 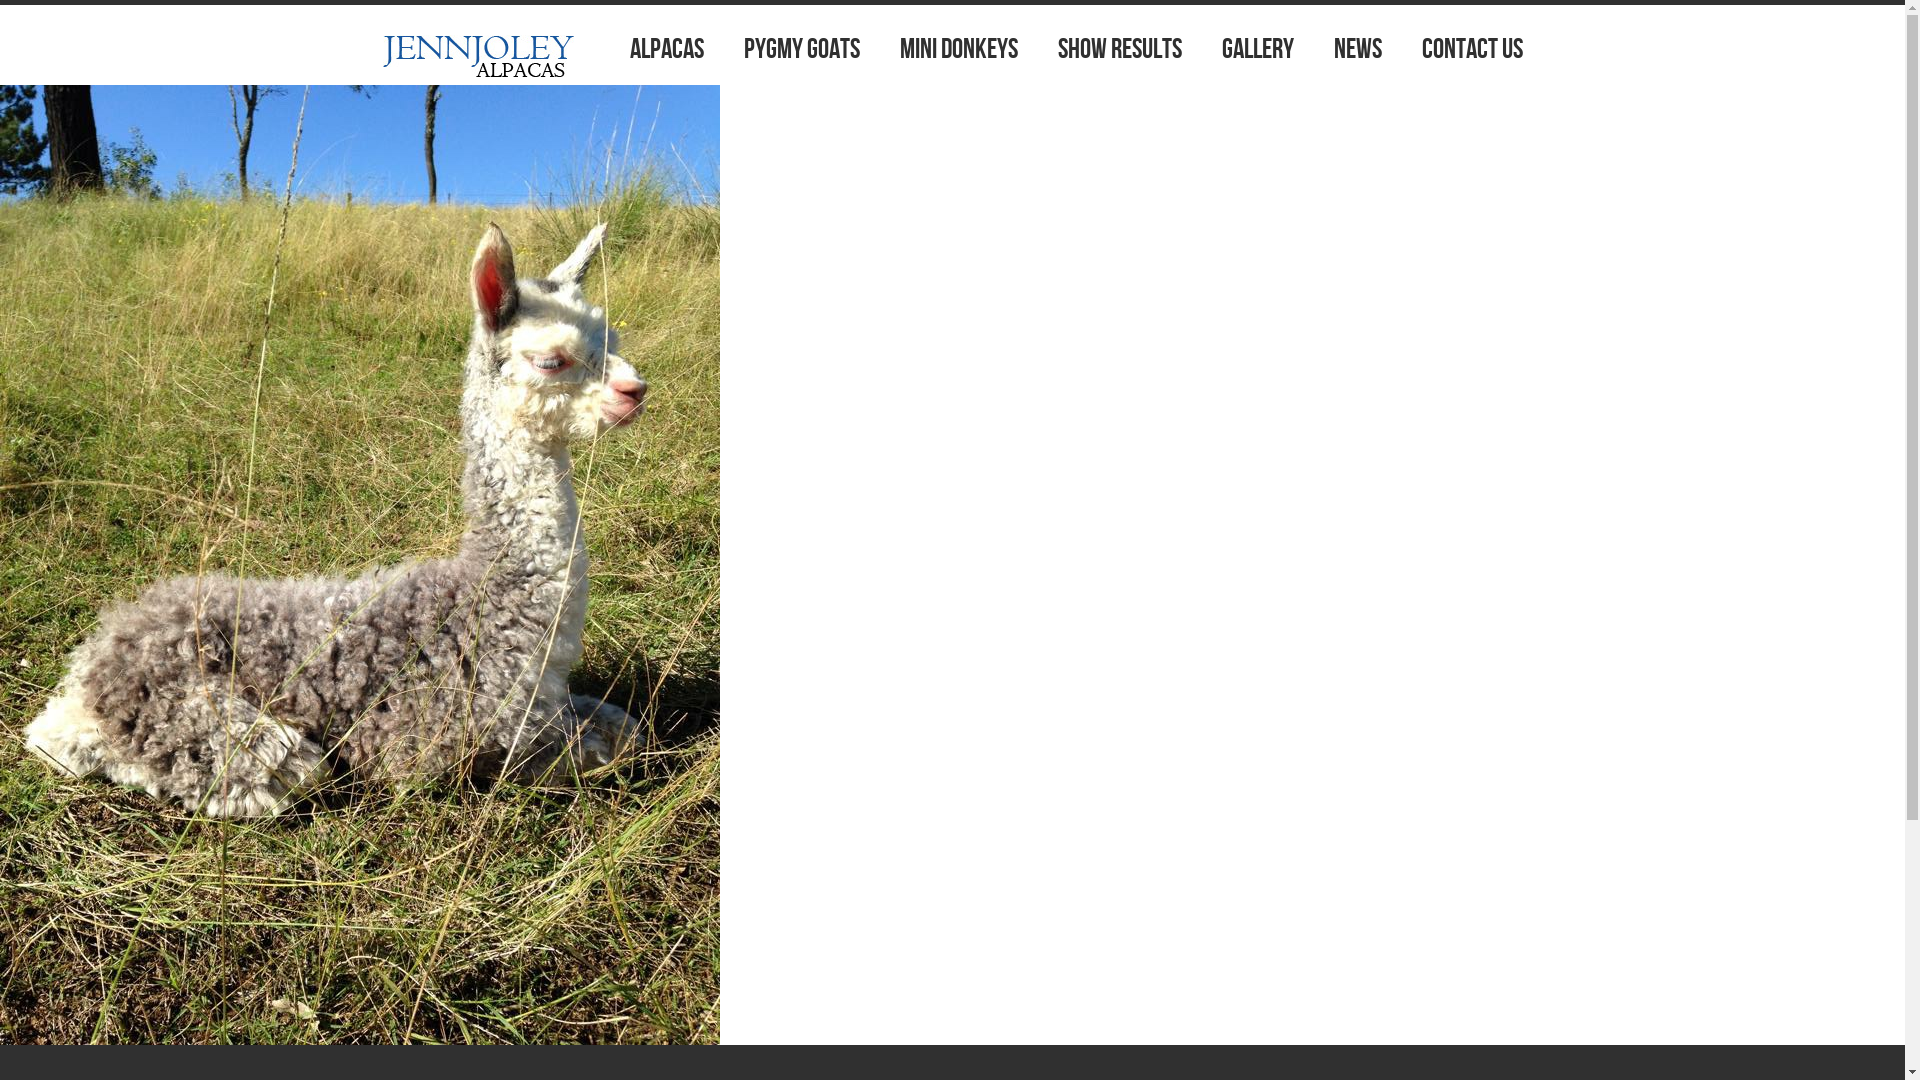 What do you see at coordinates (958, 49) in the screenshot?
I see `'MINI DONKEYS'` at bounding box center [958, 49].